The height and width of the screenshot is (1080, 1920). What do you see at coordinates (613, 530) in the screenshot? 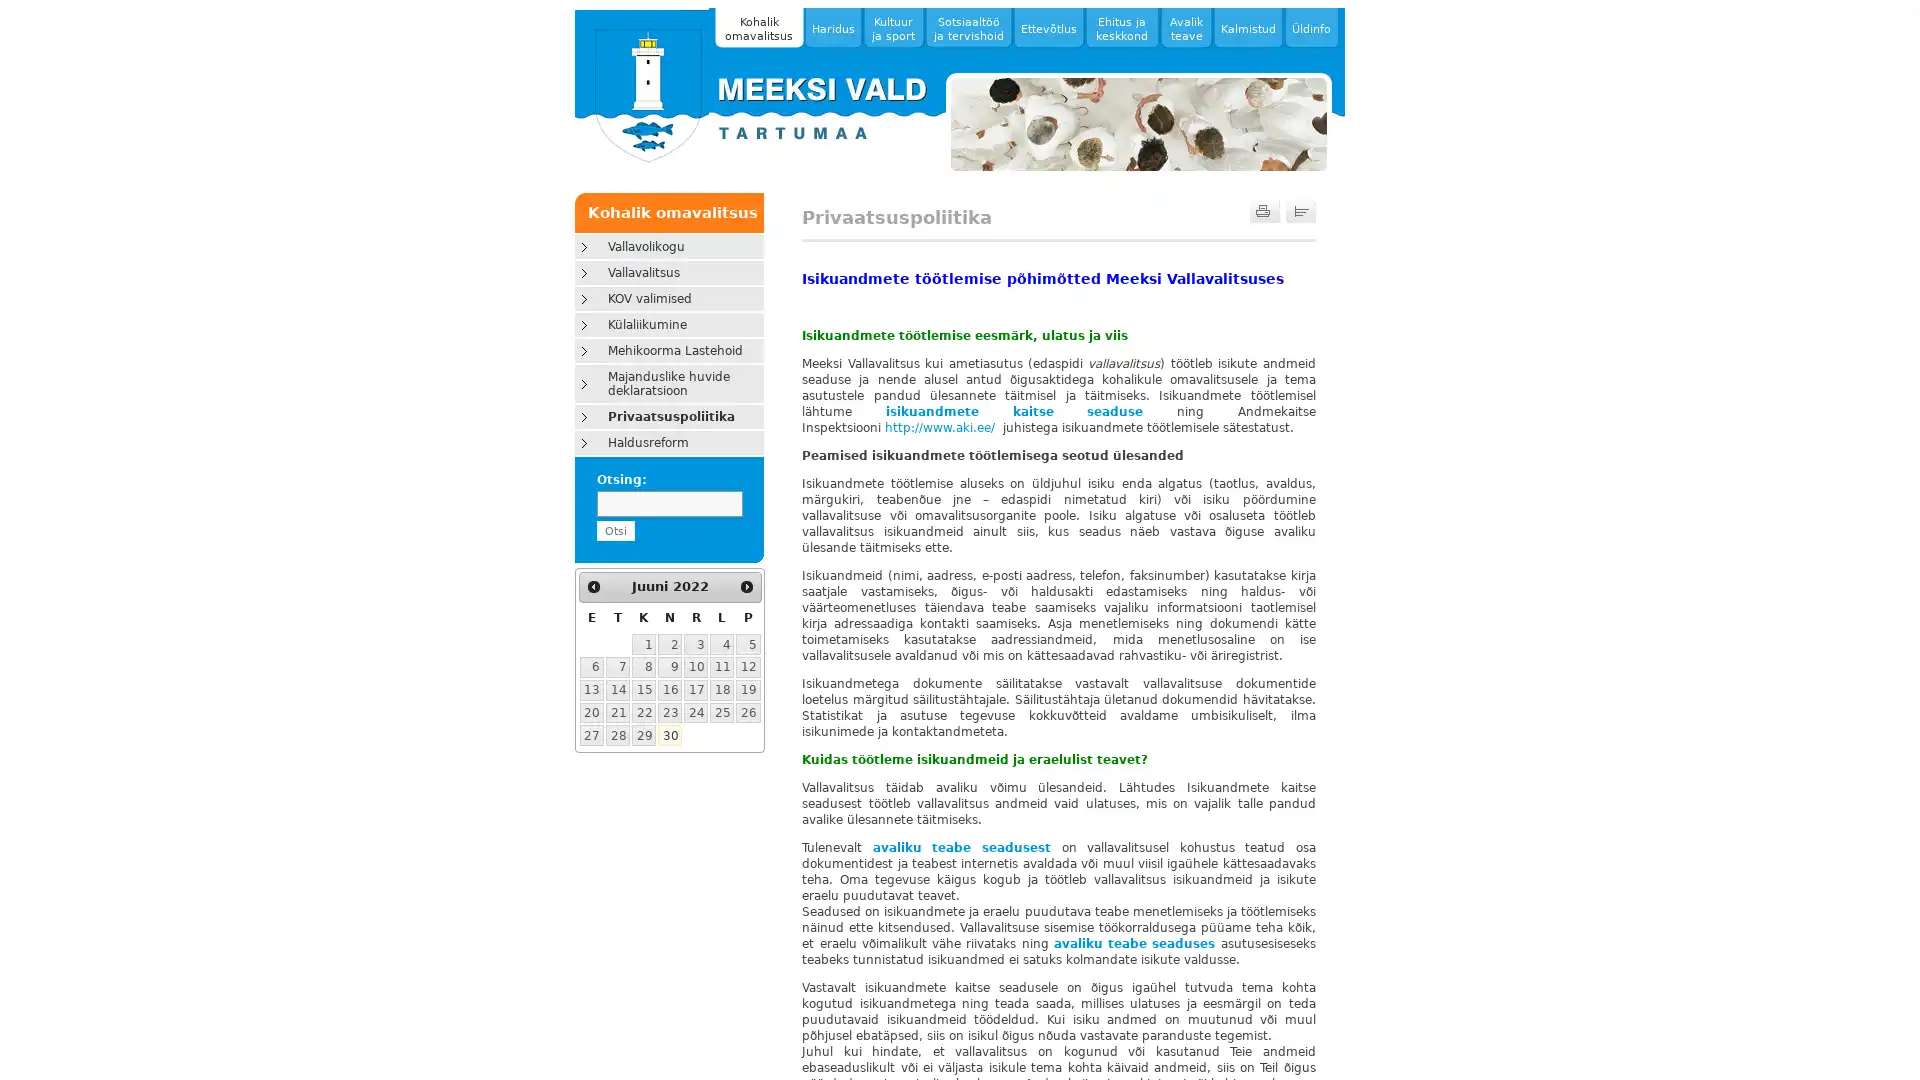
I see `Otsi` at bounding box center [613, 530].